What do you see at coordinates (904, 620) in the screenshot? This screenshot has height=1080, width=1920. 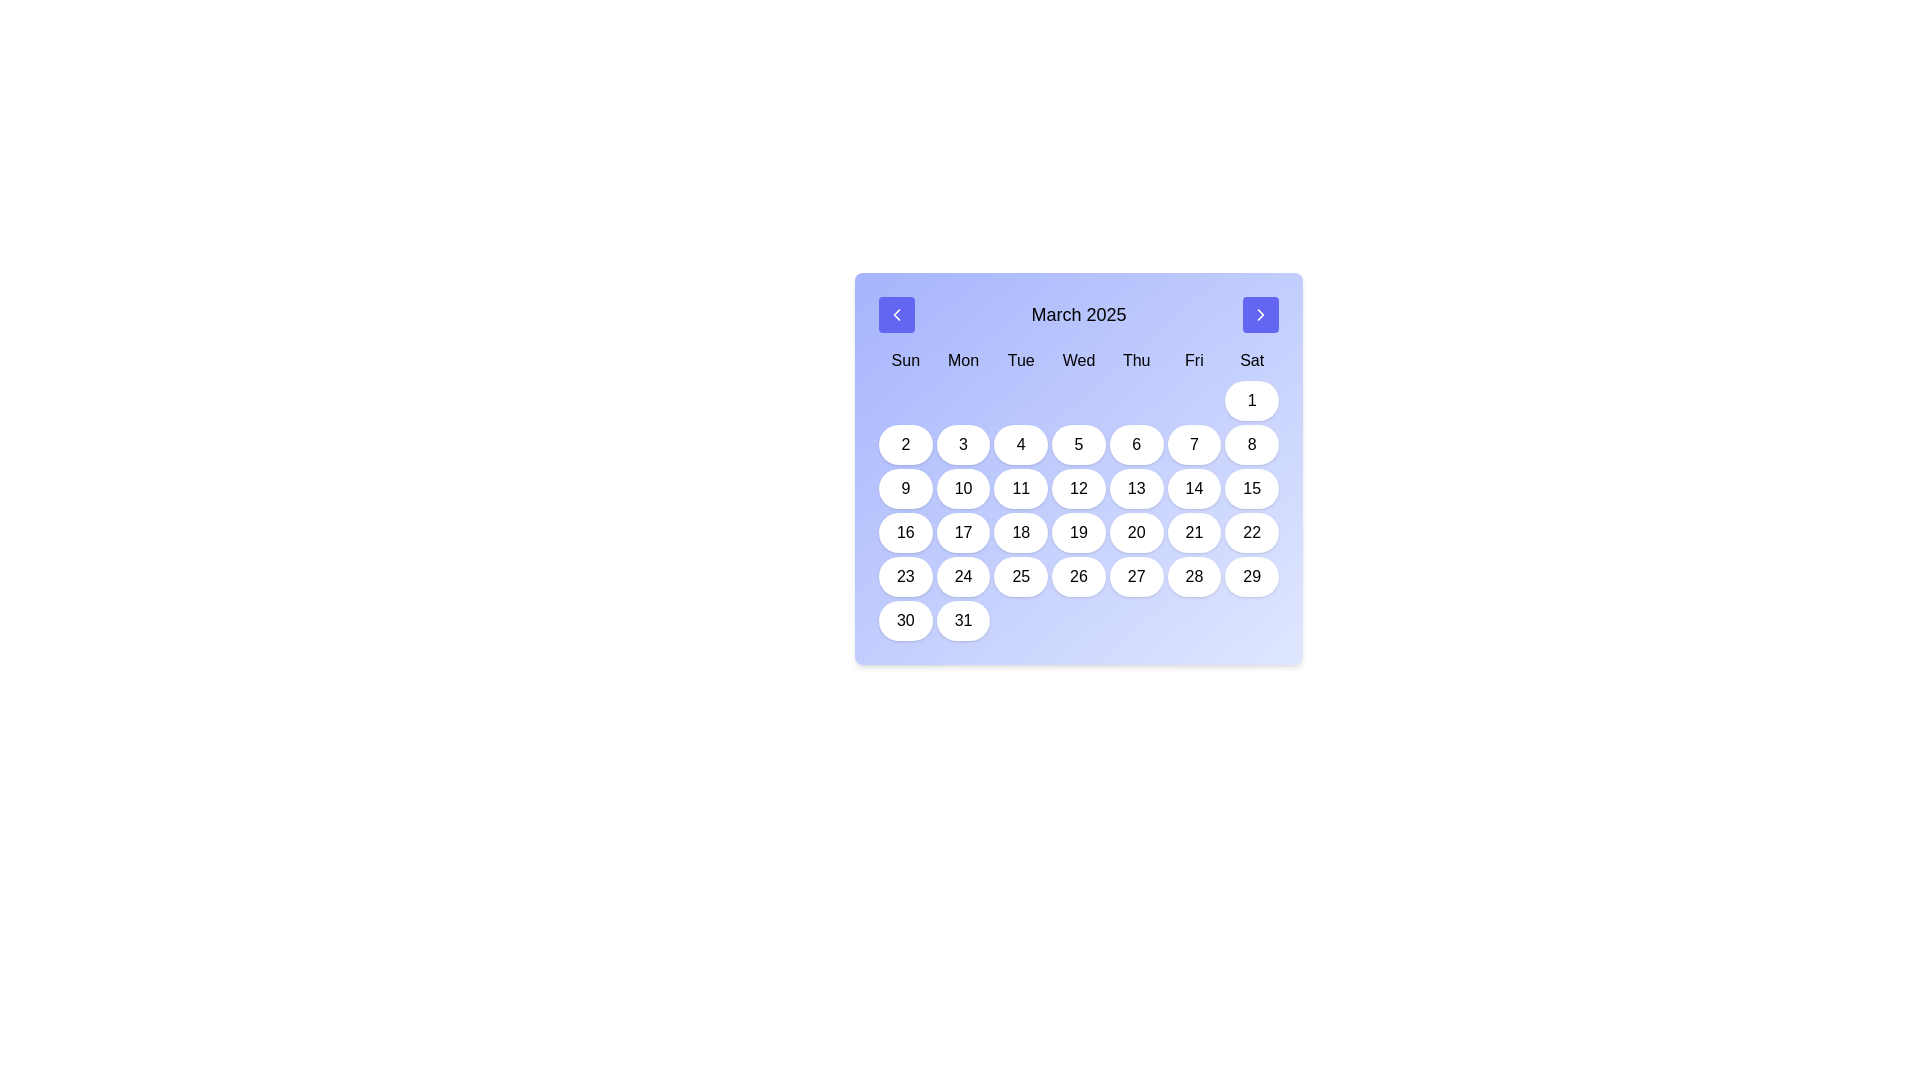 I see `the date selection button for March 30, 2025, located in the last row, first column of the calendar interface` at bounding box center [904, 620].